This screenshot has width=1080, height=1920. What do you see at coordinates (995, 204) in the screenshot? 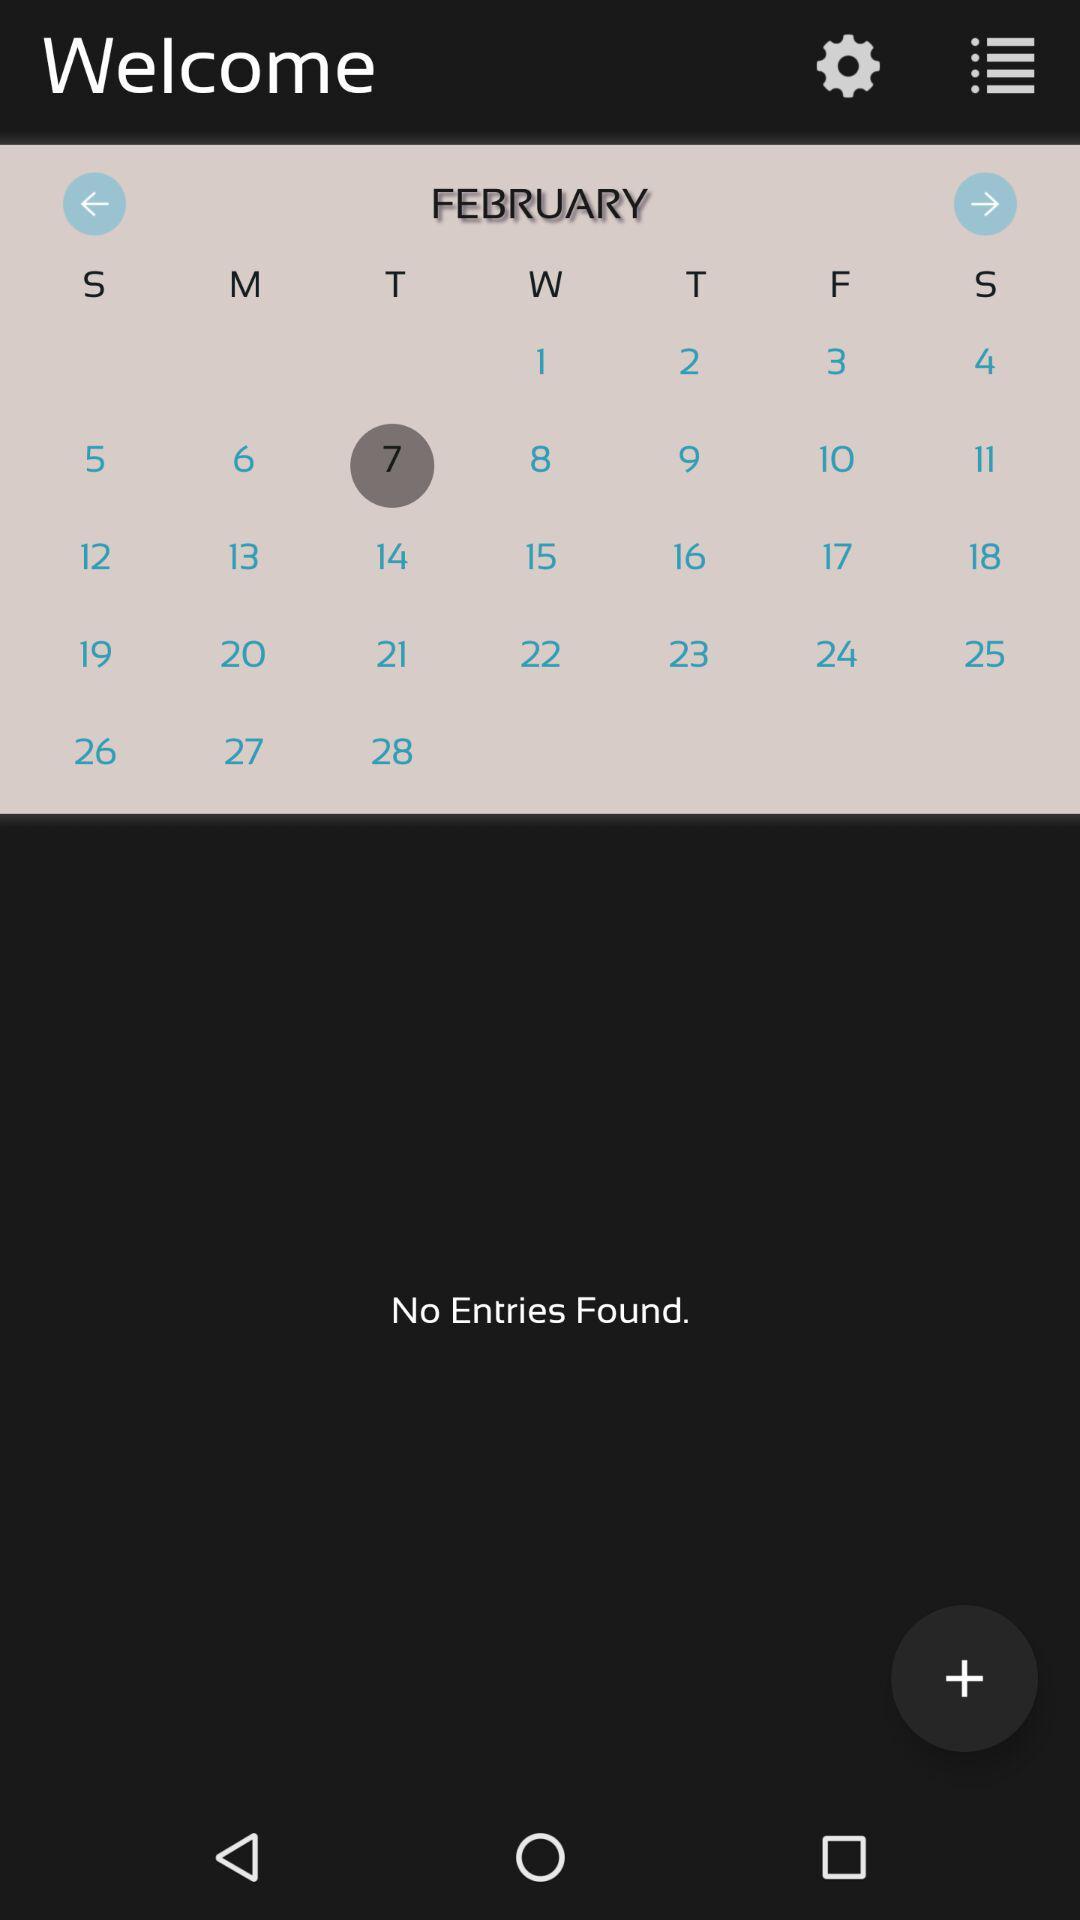
I see `the forward arrow` at bounding box center [995, 204].